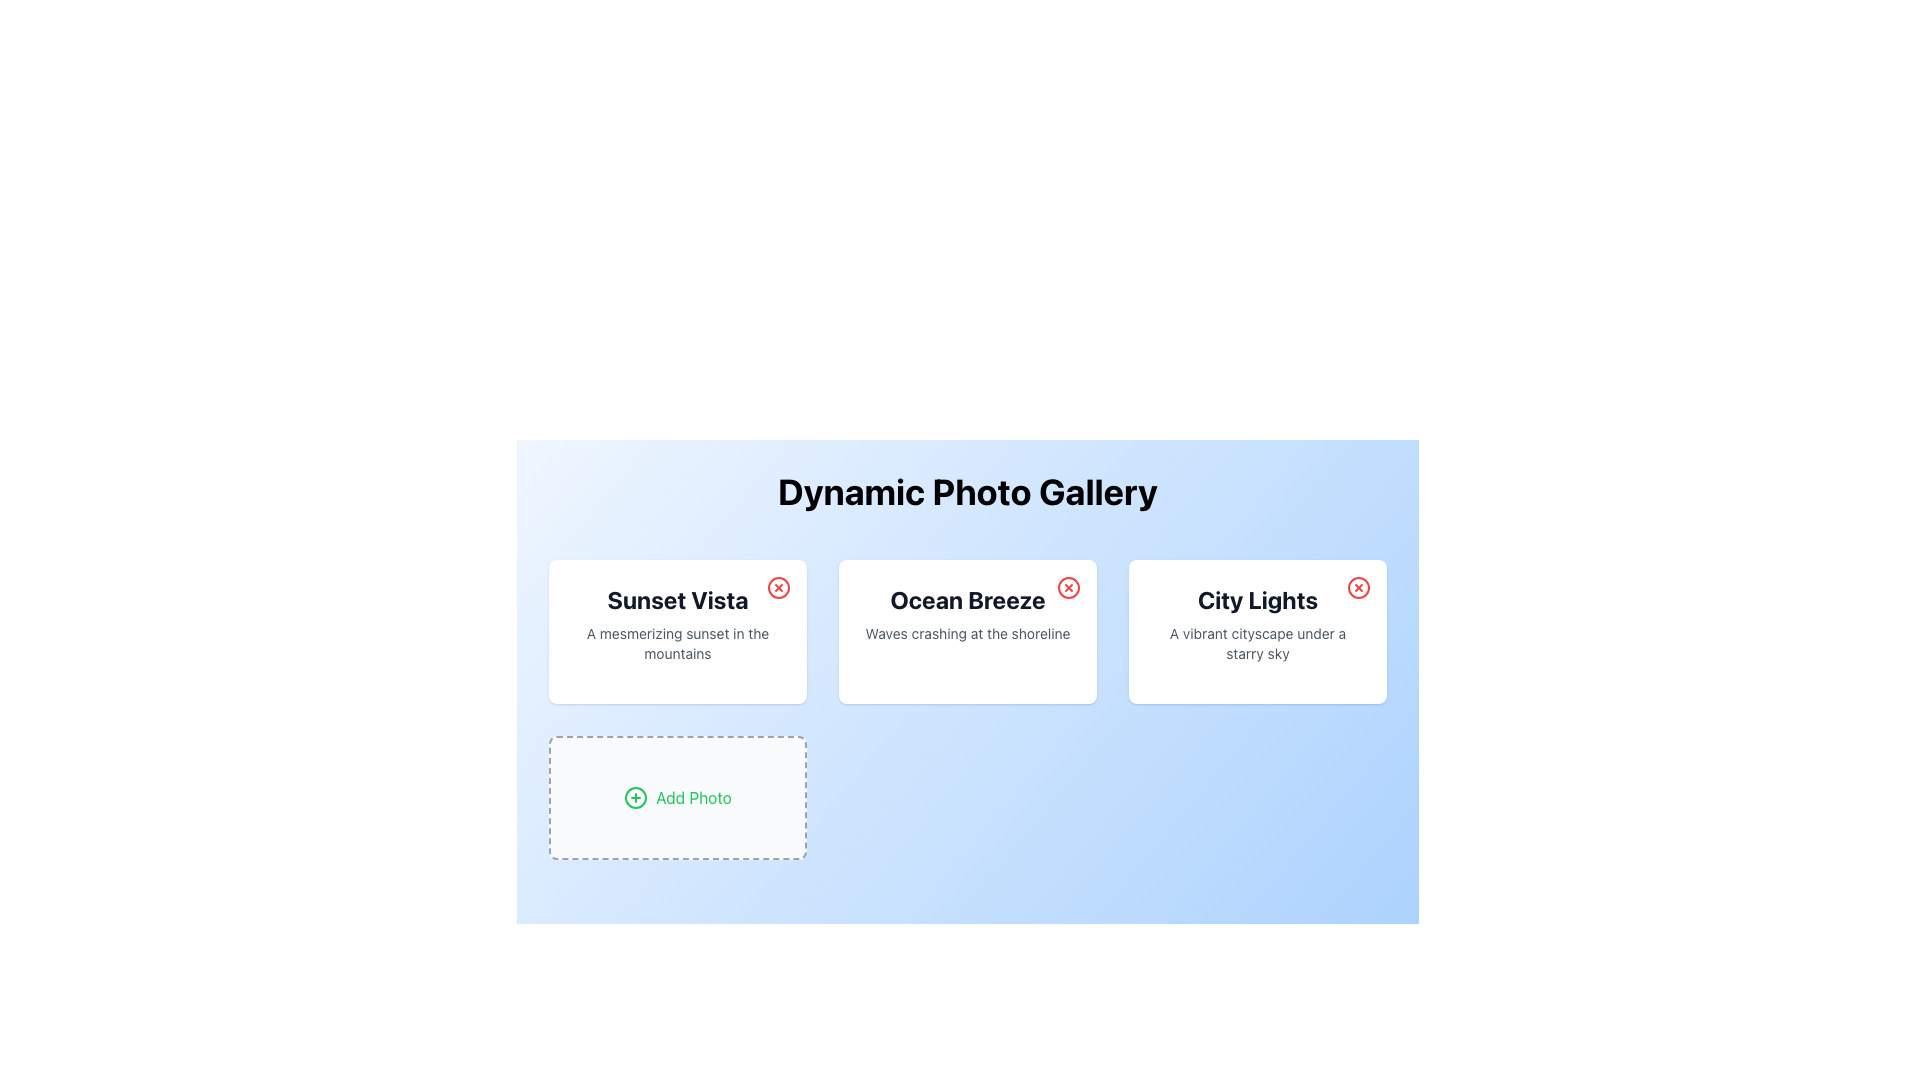  I want to click on descriptive title and short description text block located at the center of the middle card in the gallery interface, which is visually distinguished by its white background, shadow, and rounded corners, so click(968, 612).